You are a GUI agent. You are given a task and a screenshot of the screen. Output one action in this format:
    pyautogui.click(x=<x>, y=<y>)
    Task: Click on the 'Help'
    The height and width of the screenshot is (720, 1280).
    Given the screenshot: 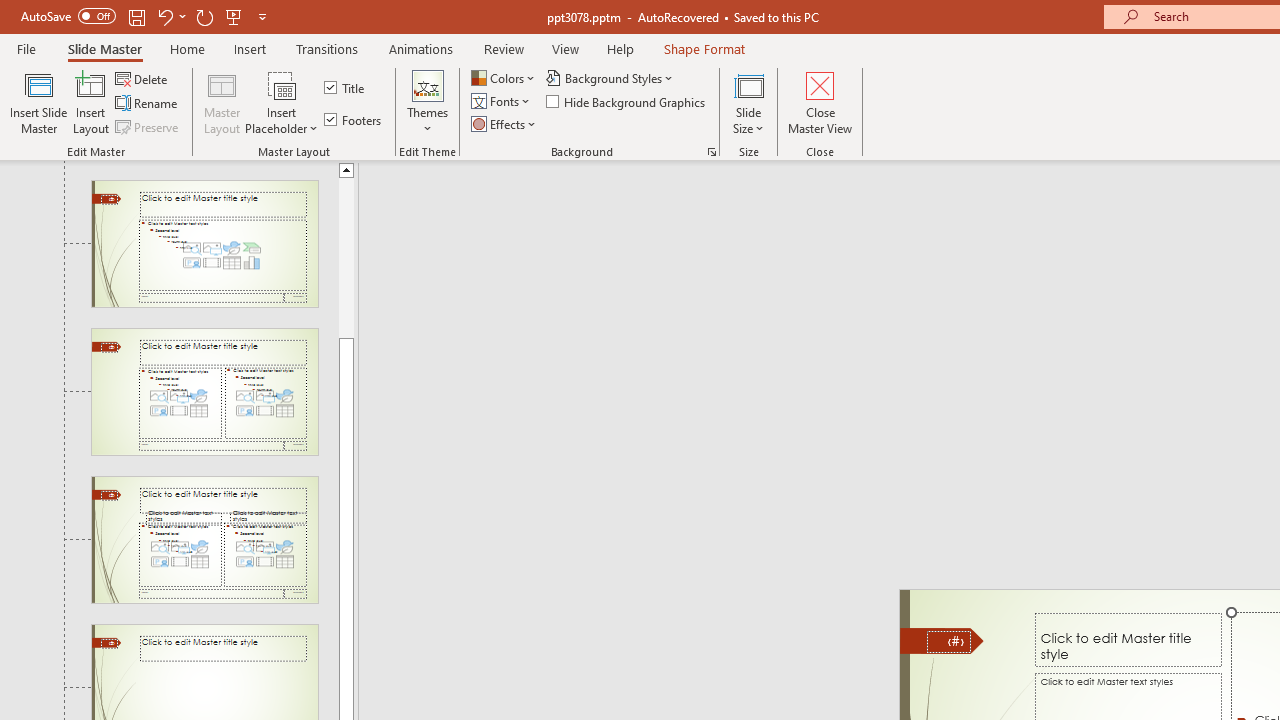 What is the action you would take?
    pyautogui.click(x=619, y=48)
    